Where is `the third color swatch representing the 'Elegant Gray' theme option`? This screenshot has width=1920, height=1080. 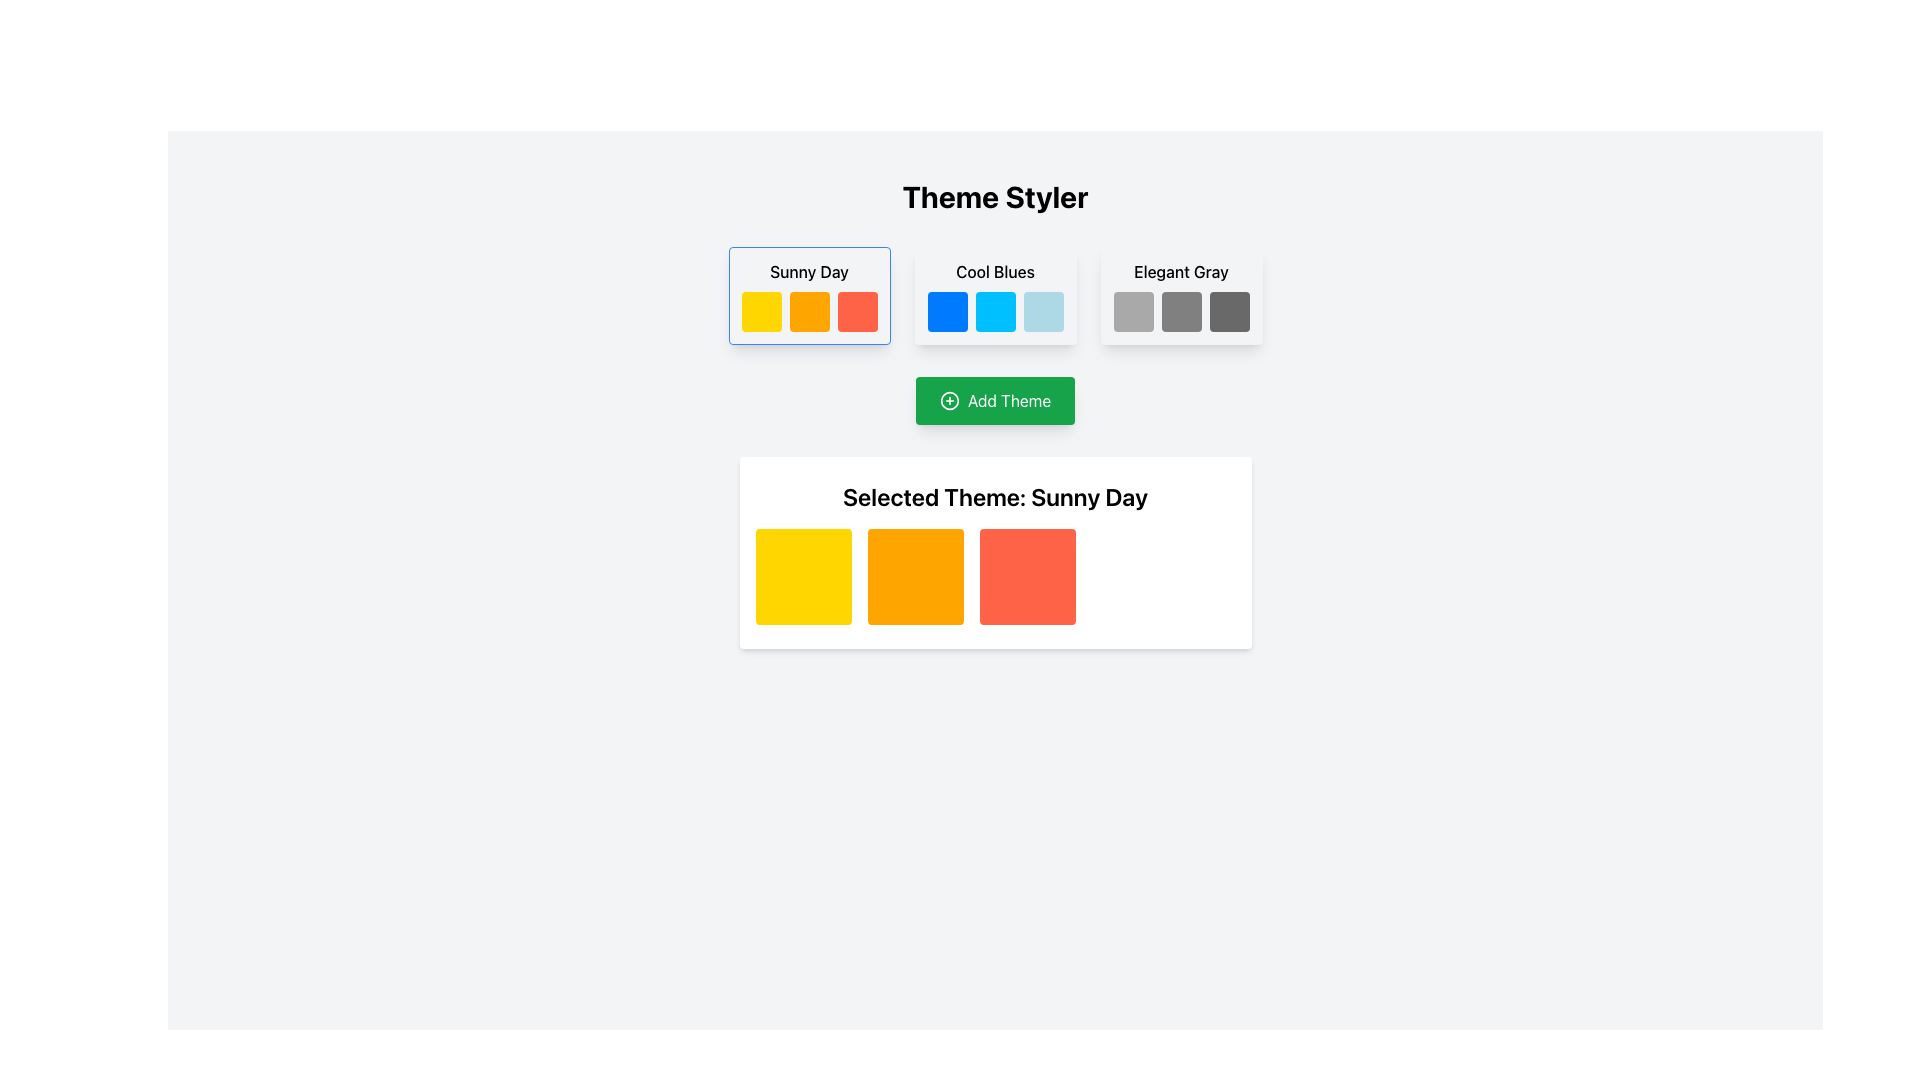 the third color swatch representing the 'Elegant Gray' theme option is located at coordinates (1228, 312).